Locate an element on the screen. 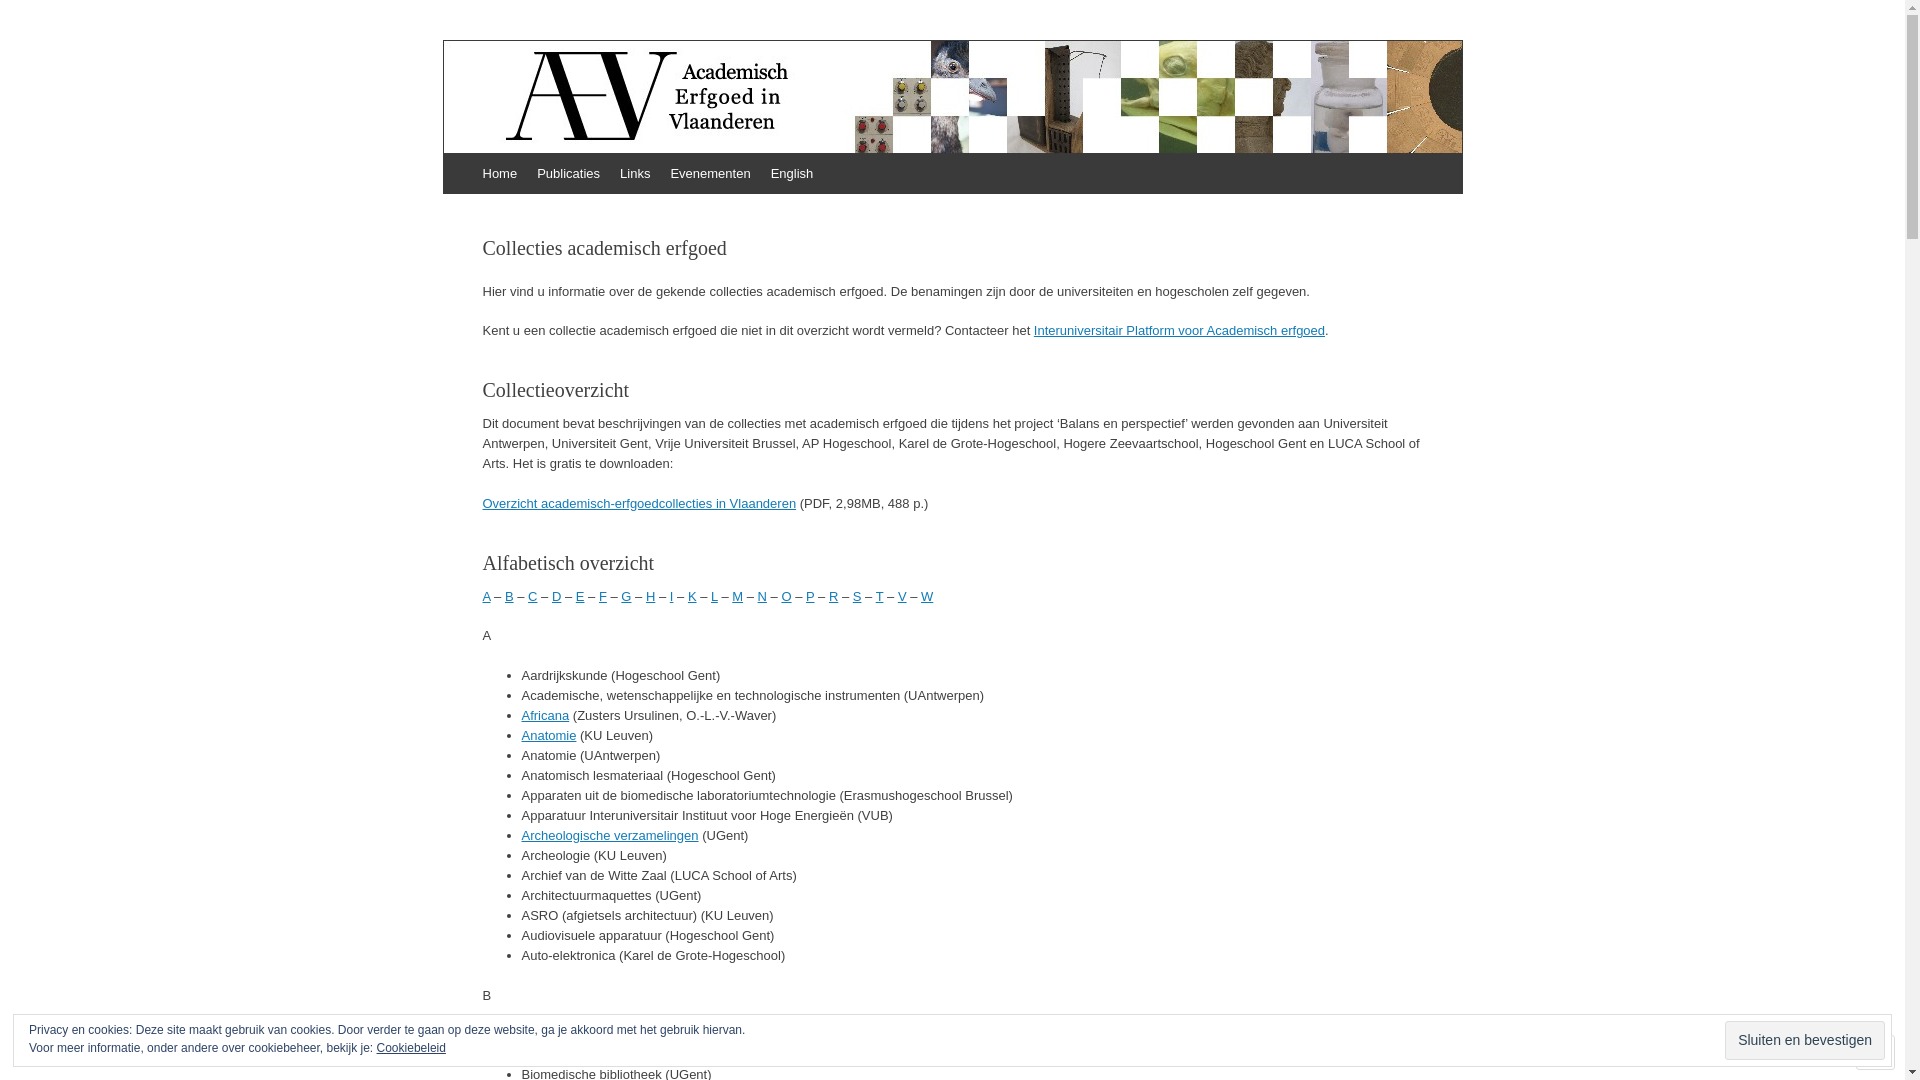 Image resolution: width=1920 pixels, height=1080 pixels. 'Cookiebeleid' is located at coordinates (377, 1047).